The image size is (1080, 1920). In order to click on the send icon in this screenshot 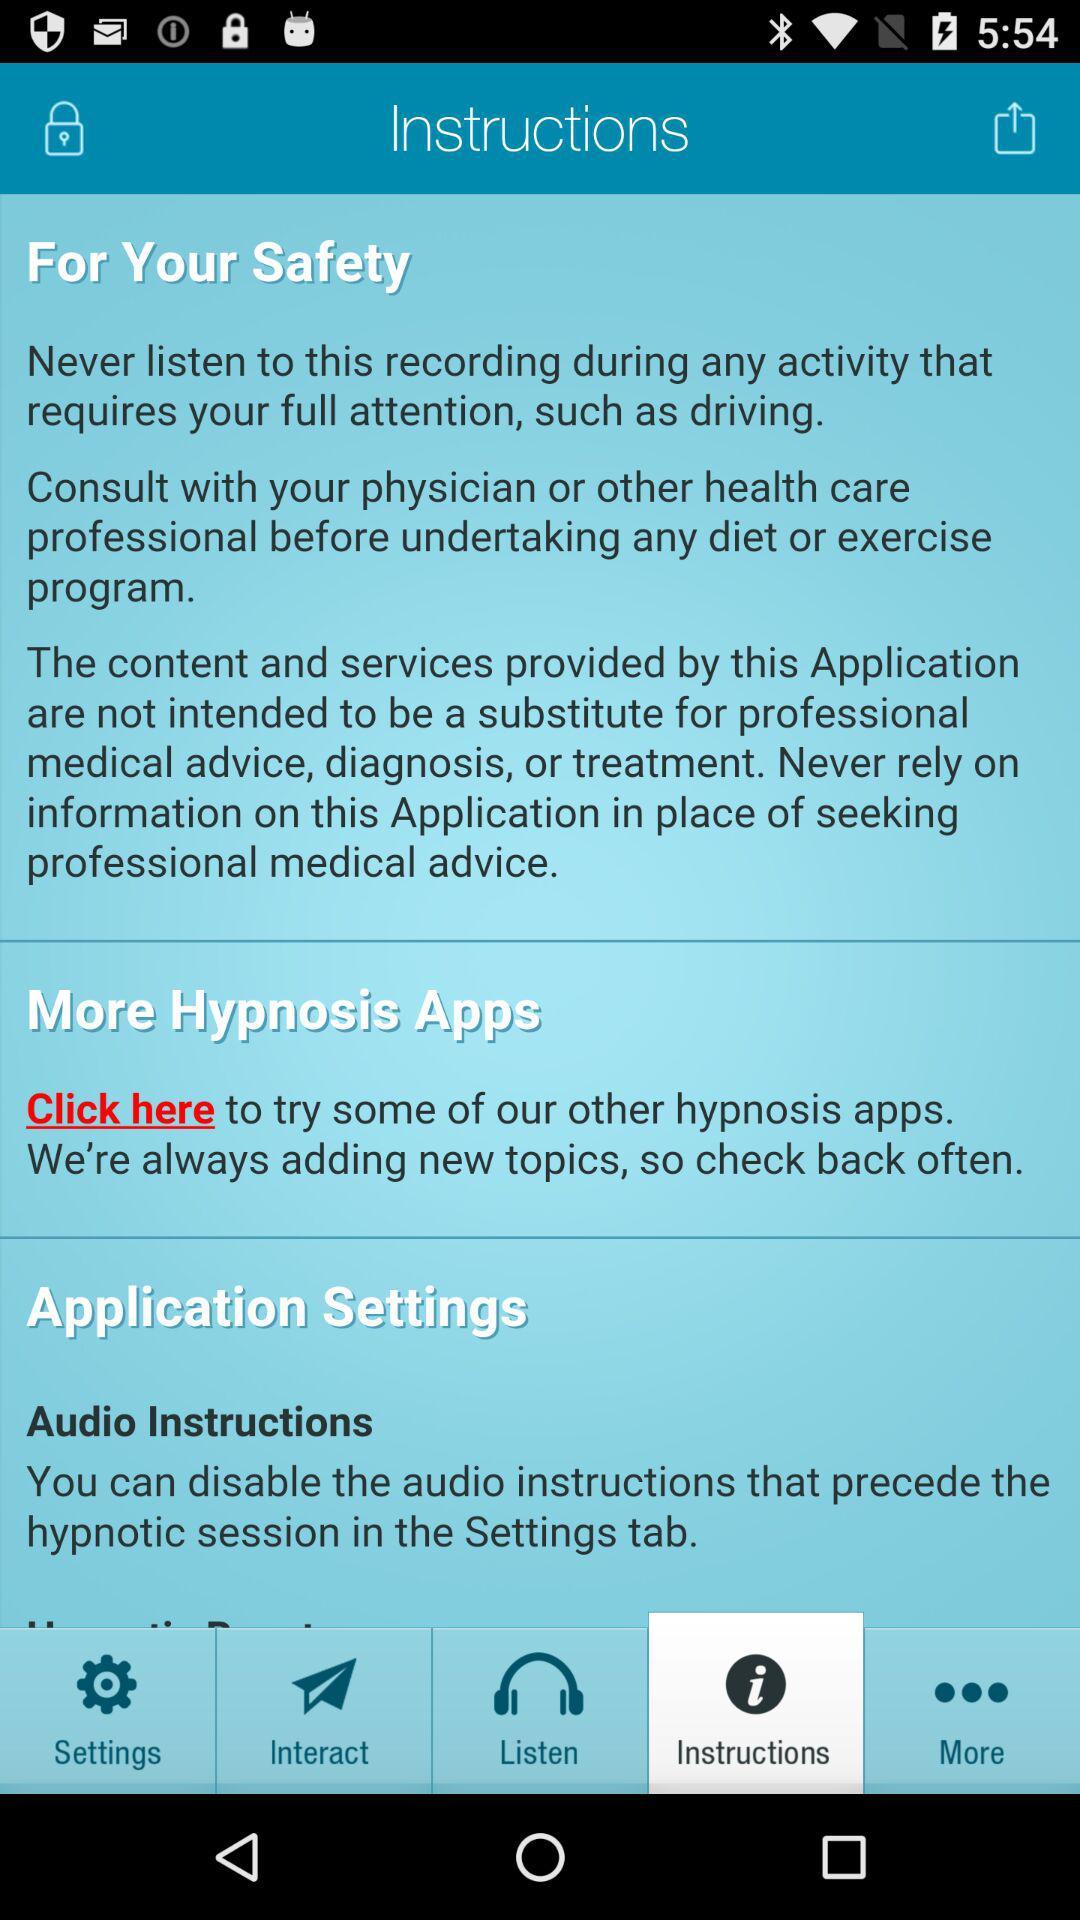, I will do `click(323, 1821)`.